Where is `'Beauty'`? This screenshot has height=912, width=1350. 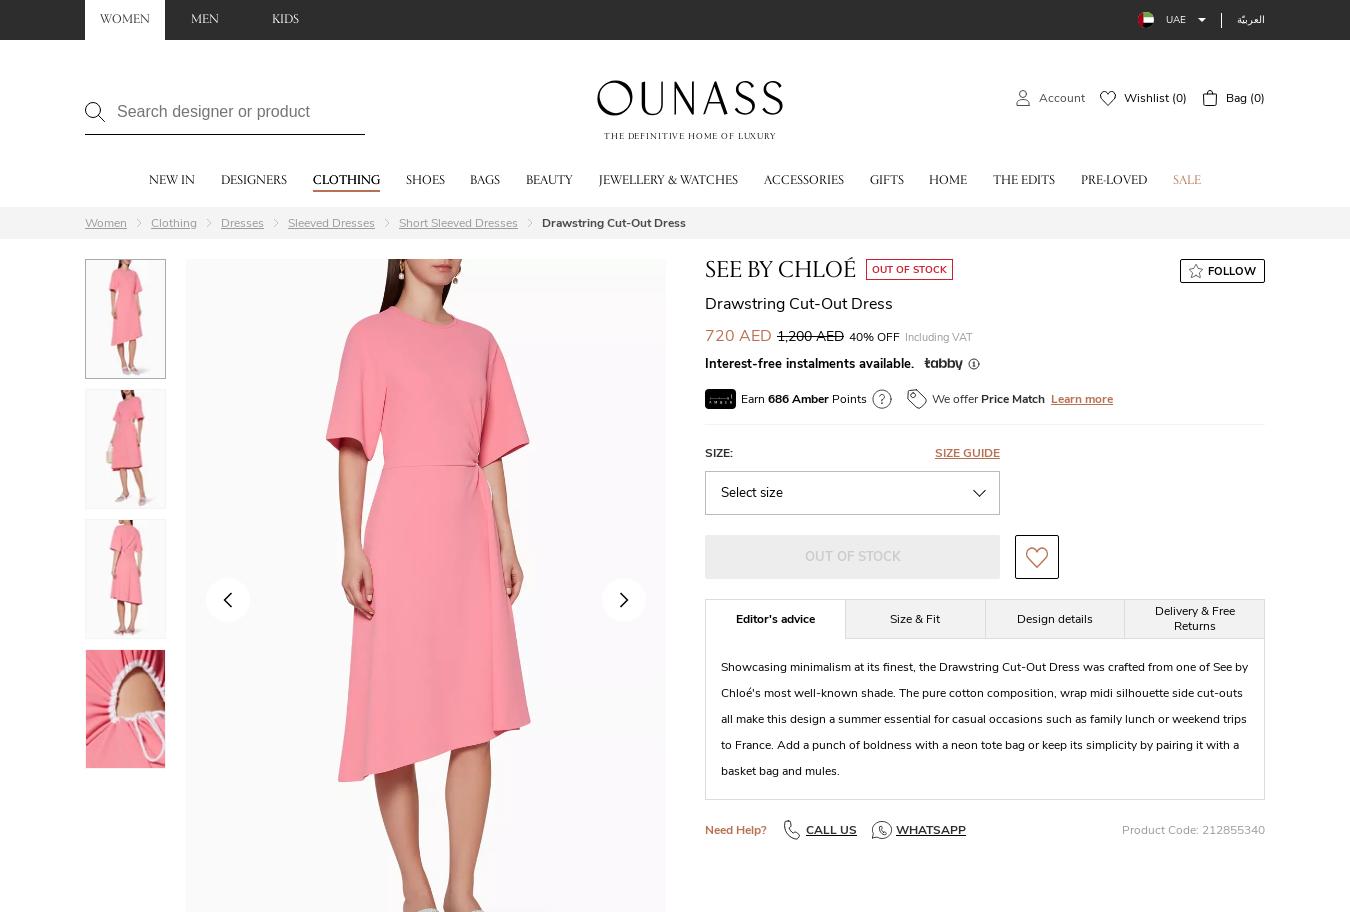
'Beauty' is located at coordinates (548, 181).